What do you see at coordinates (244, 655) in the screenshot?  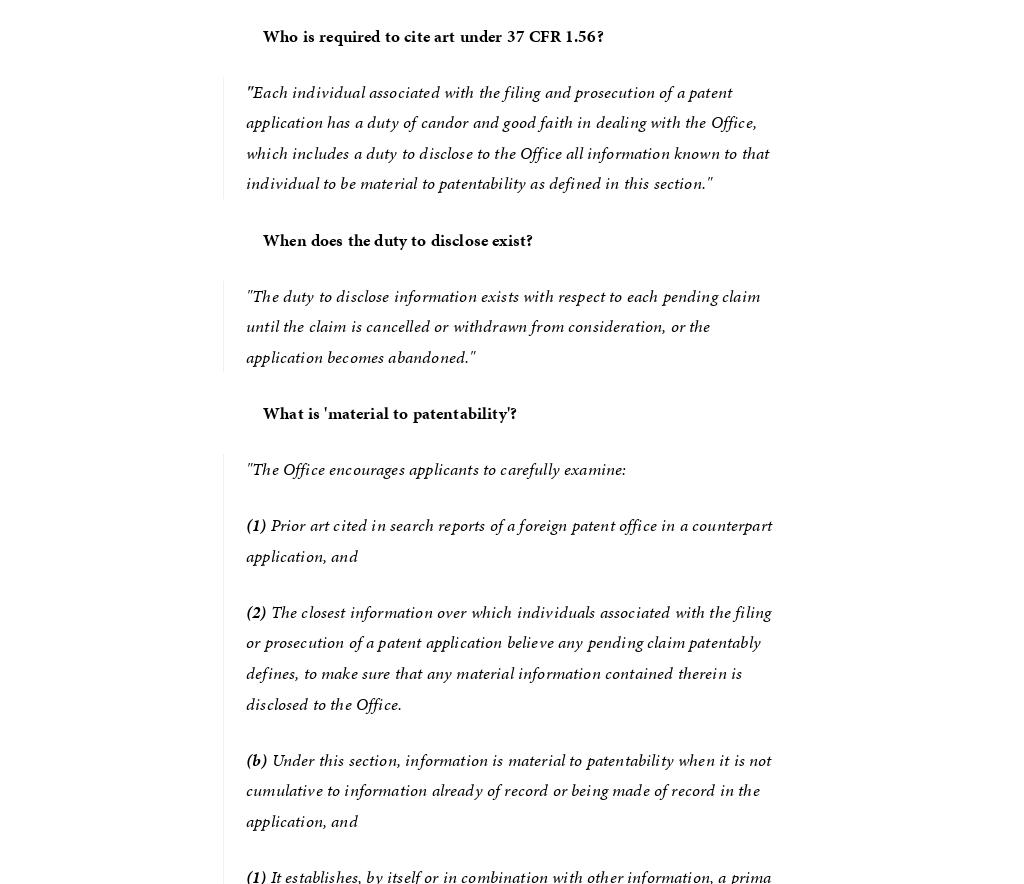 I see `'The closest information over which individuals associated with the filing or prosecution of a patent application believe any pending claim patentably defines, to make sure that any material information contained therein is disclosed to the Office.'` at bounding box center [244, 655].